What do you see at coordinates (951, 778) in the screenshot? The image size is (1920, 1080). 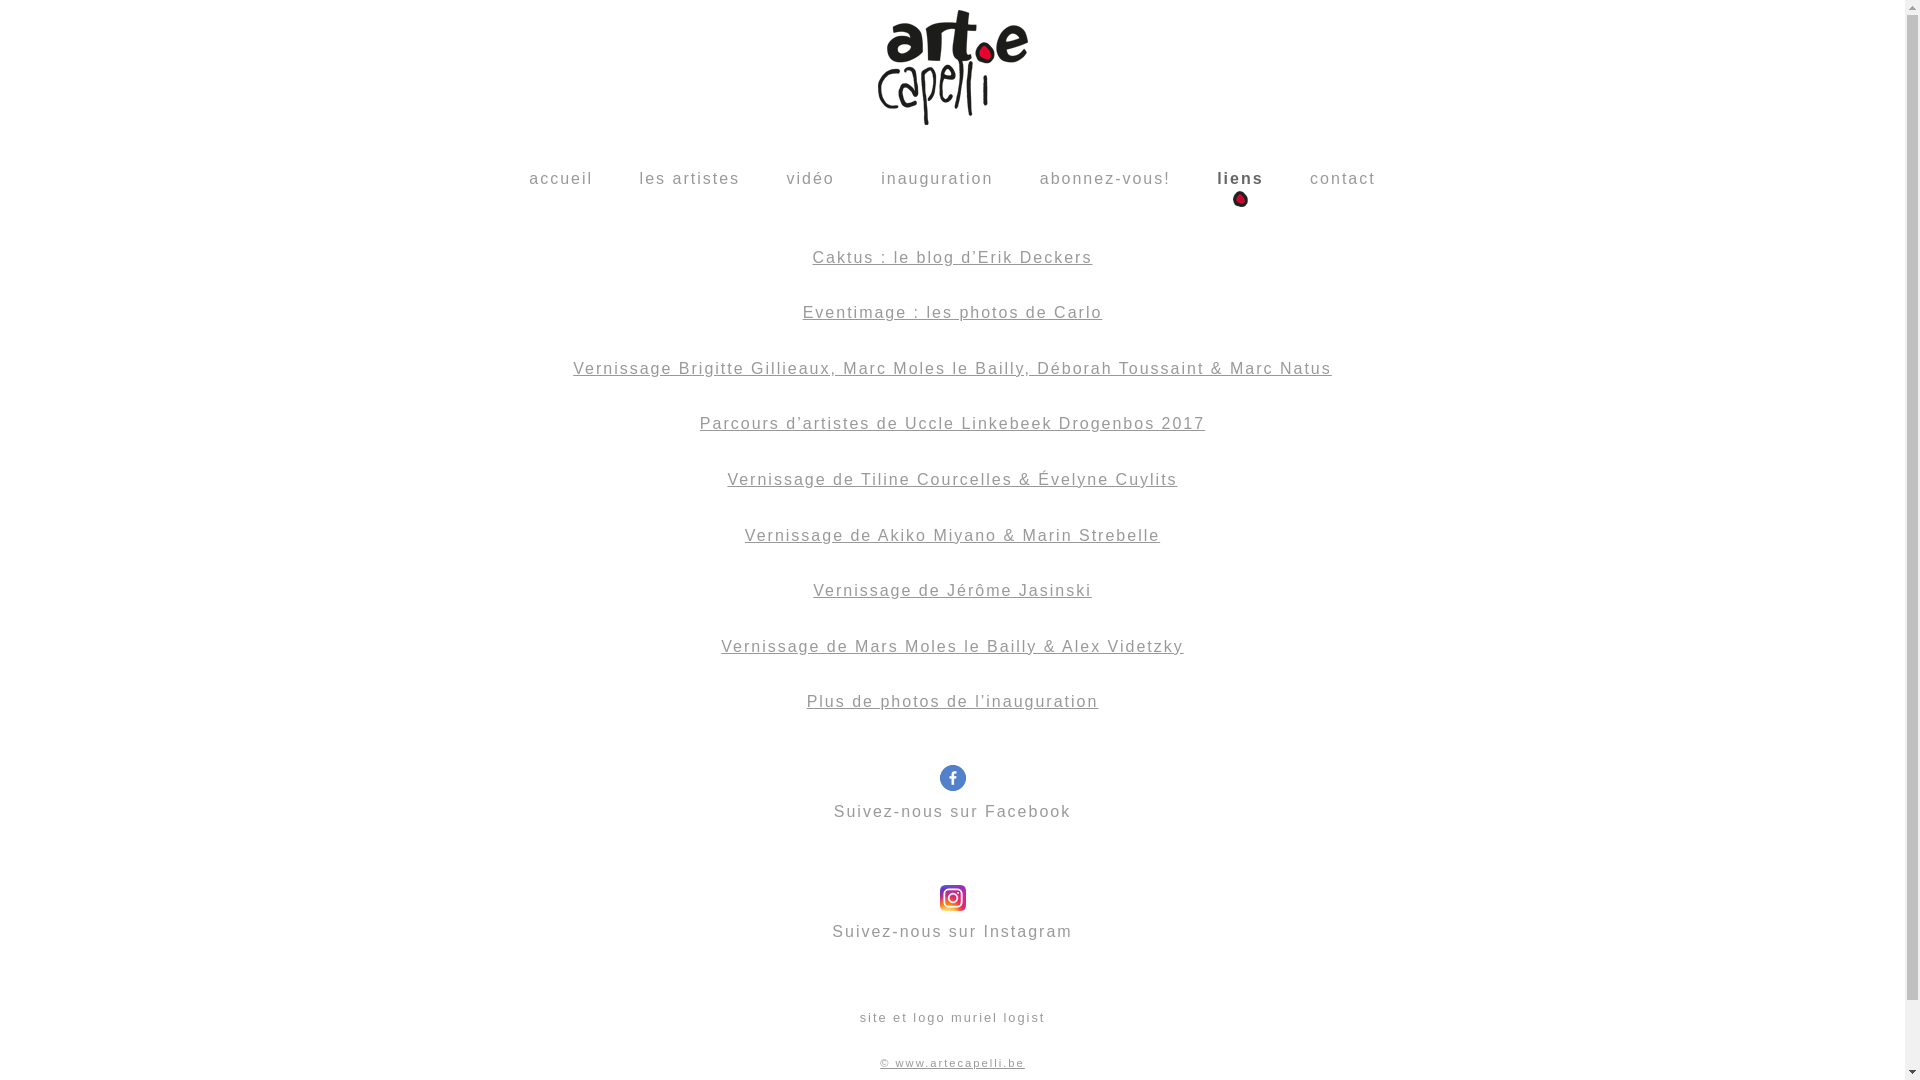 I see `'Suivez-nous sur Facebook'` at bounding box center [951, 778].